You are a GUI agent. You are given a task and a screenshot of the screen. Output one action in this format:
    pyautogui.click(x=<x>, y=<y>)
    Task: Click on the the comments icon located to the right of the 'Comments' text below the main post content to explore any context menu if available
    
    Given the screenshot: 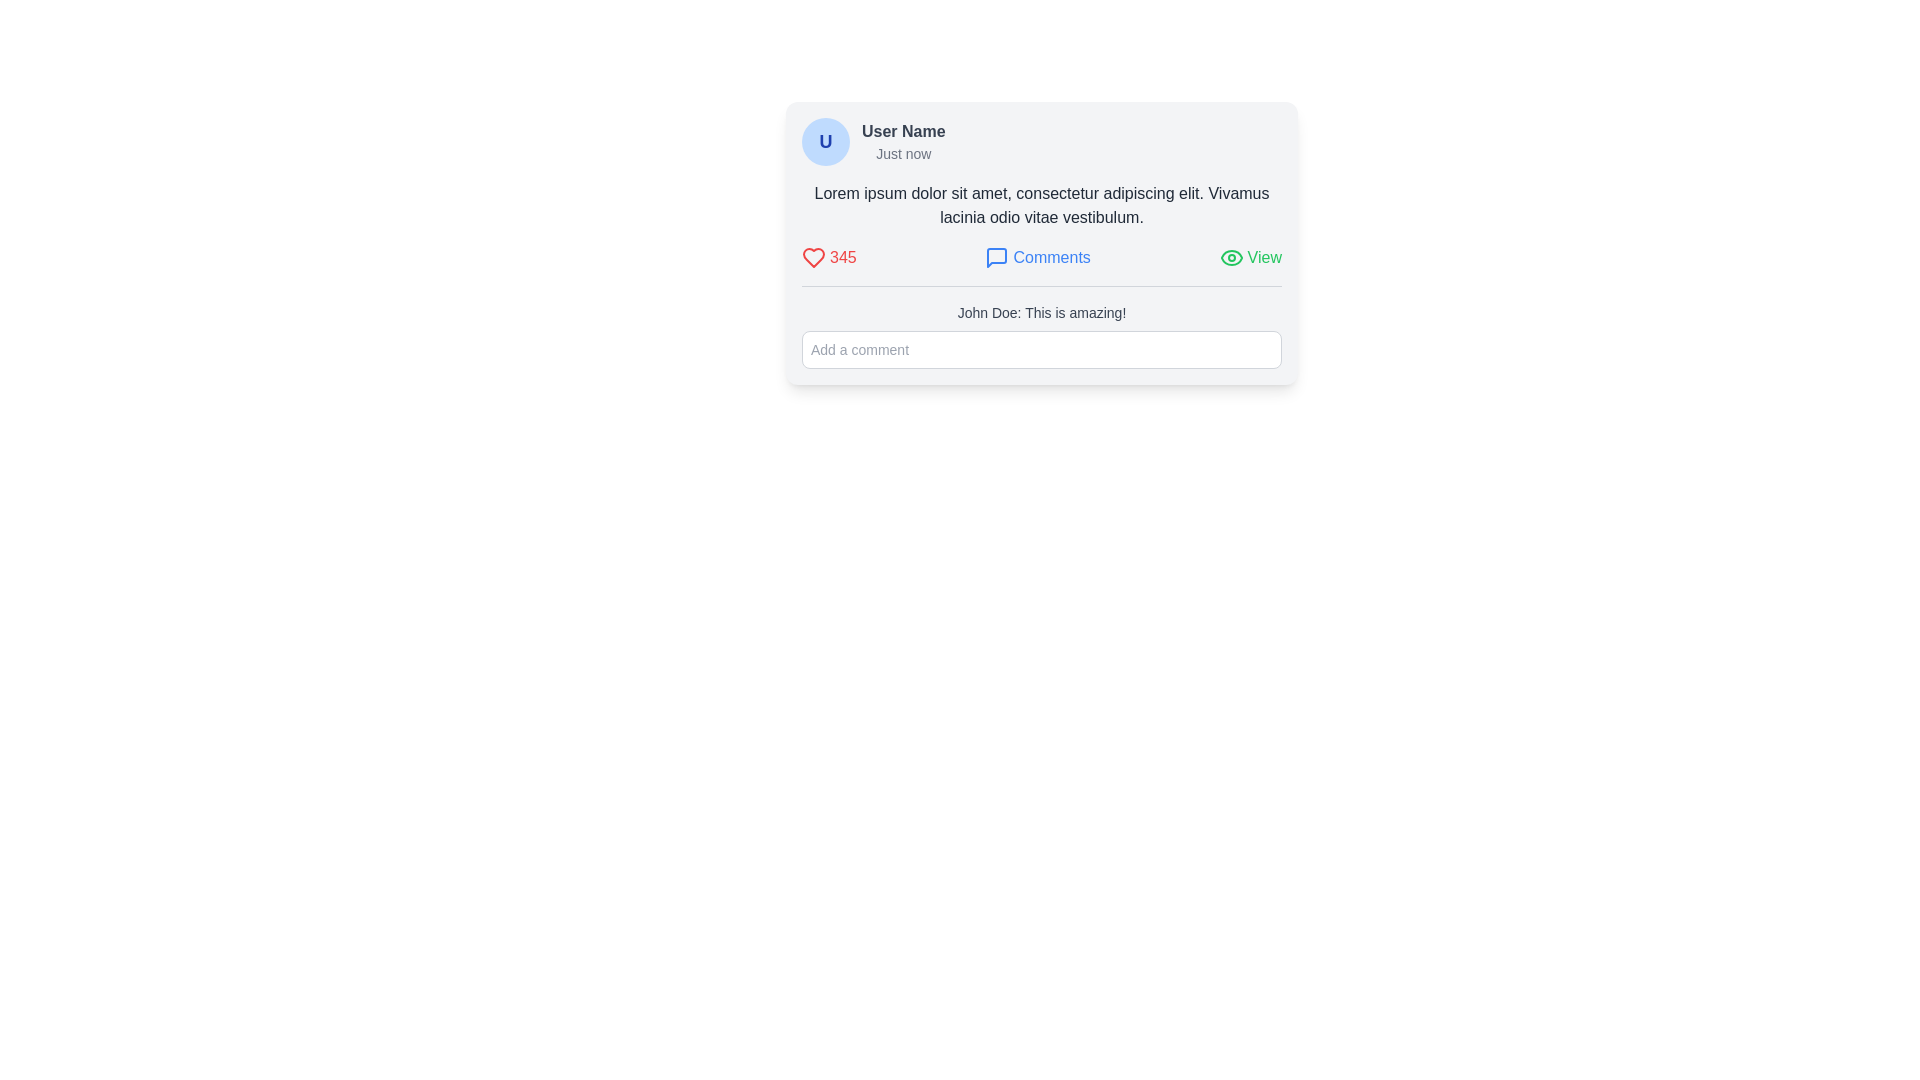 What is the action you would take?
    pyautogui.click(x=997, y=257)
    